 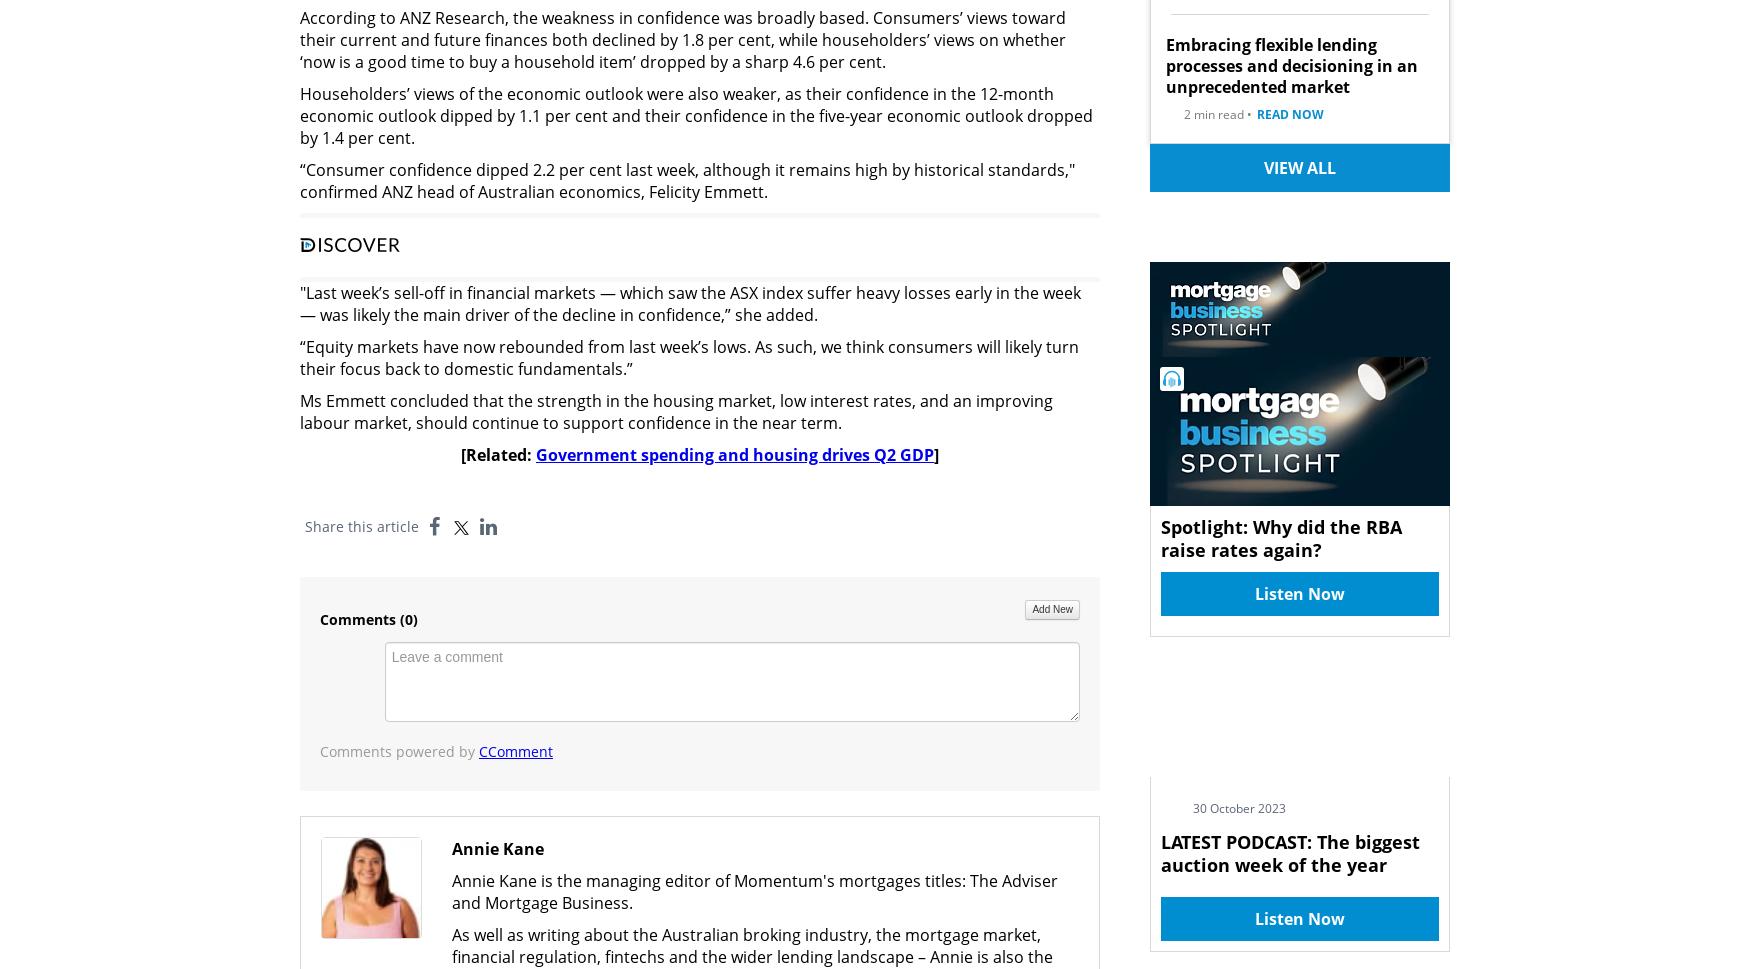 I want to click on '“Equity markets have now rebounded from last week’s lows. As such, we think consumers will likely turn their focus back to domestic fundamentals.”', so click(x=689, y=356).